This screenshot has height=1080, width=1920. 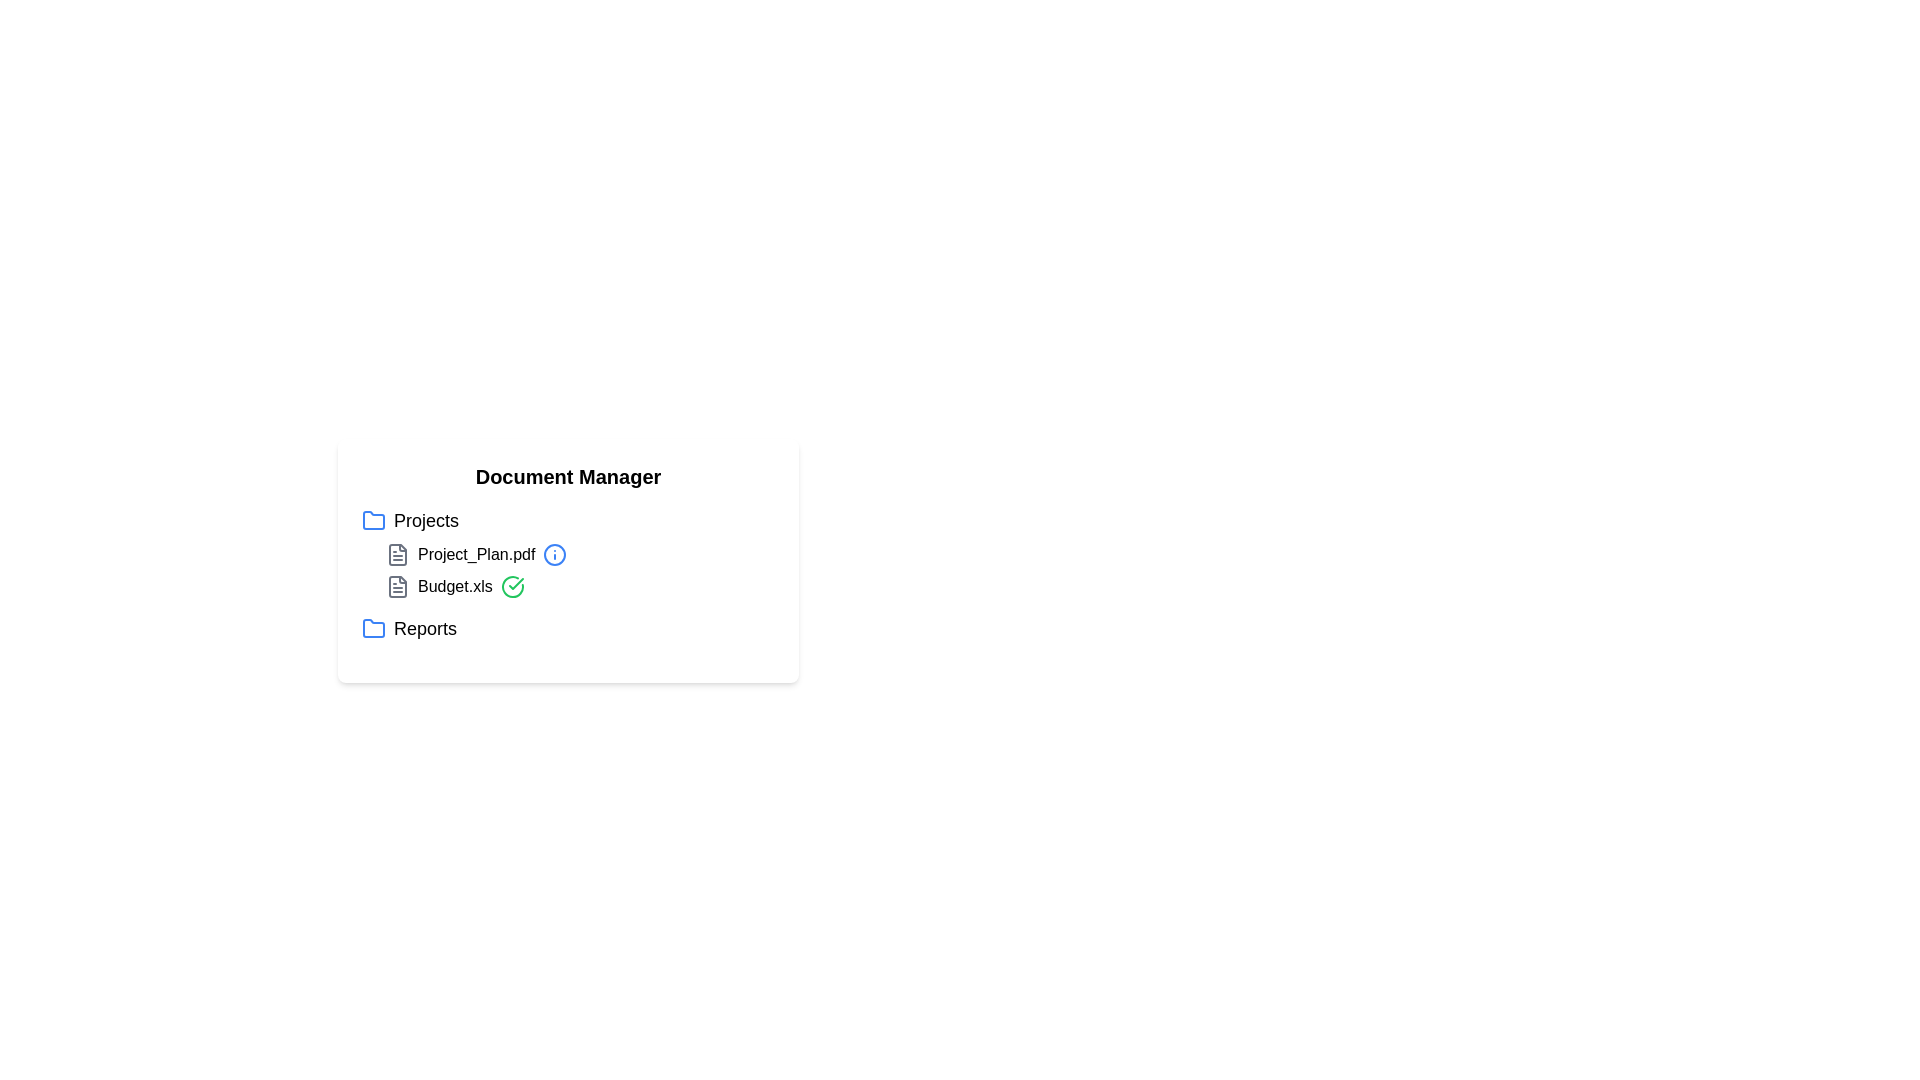 I want to click on the folder icon corresponding to Reports, so click(x=374, y=627).